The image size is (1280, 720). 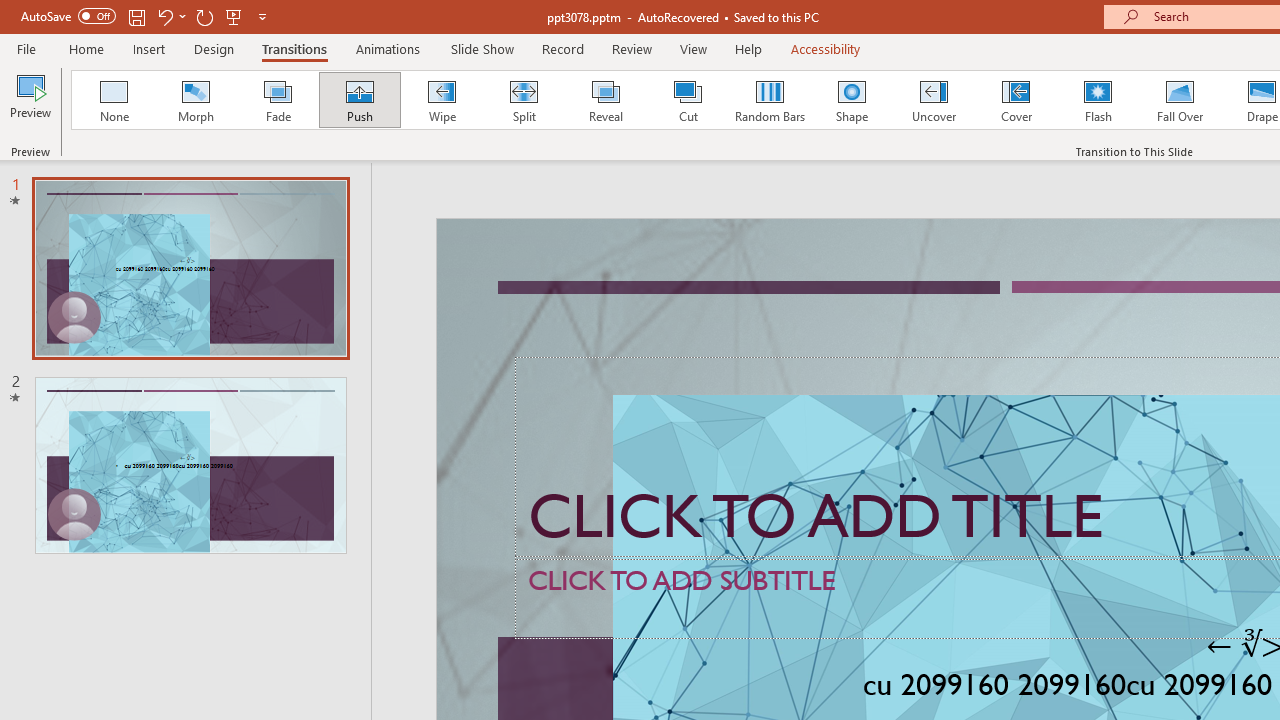 I want to click on 'Flash', so click(x=1097, y=100).